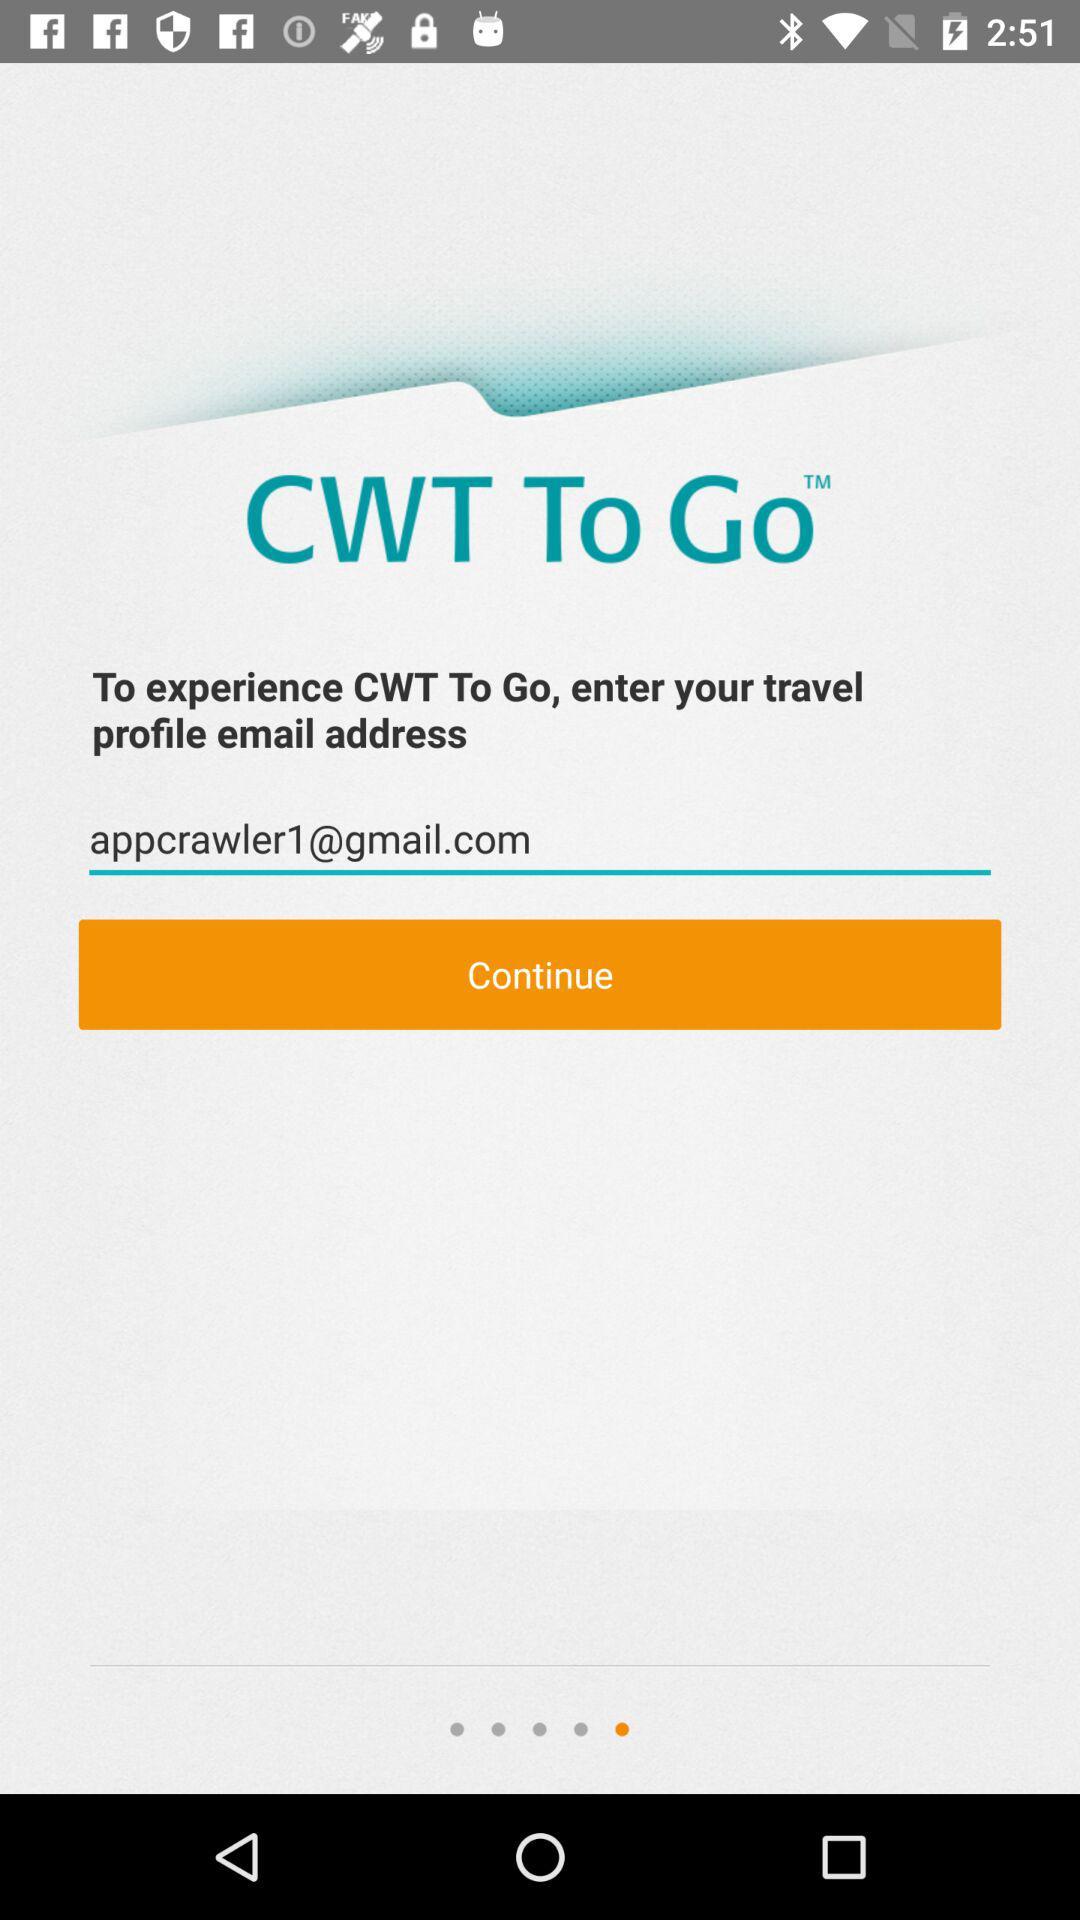  What do you see at coordinates (540, 839) in the screenshot?
I see `item below the to experience cwt` at bounding box center [540, 839].